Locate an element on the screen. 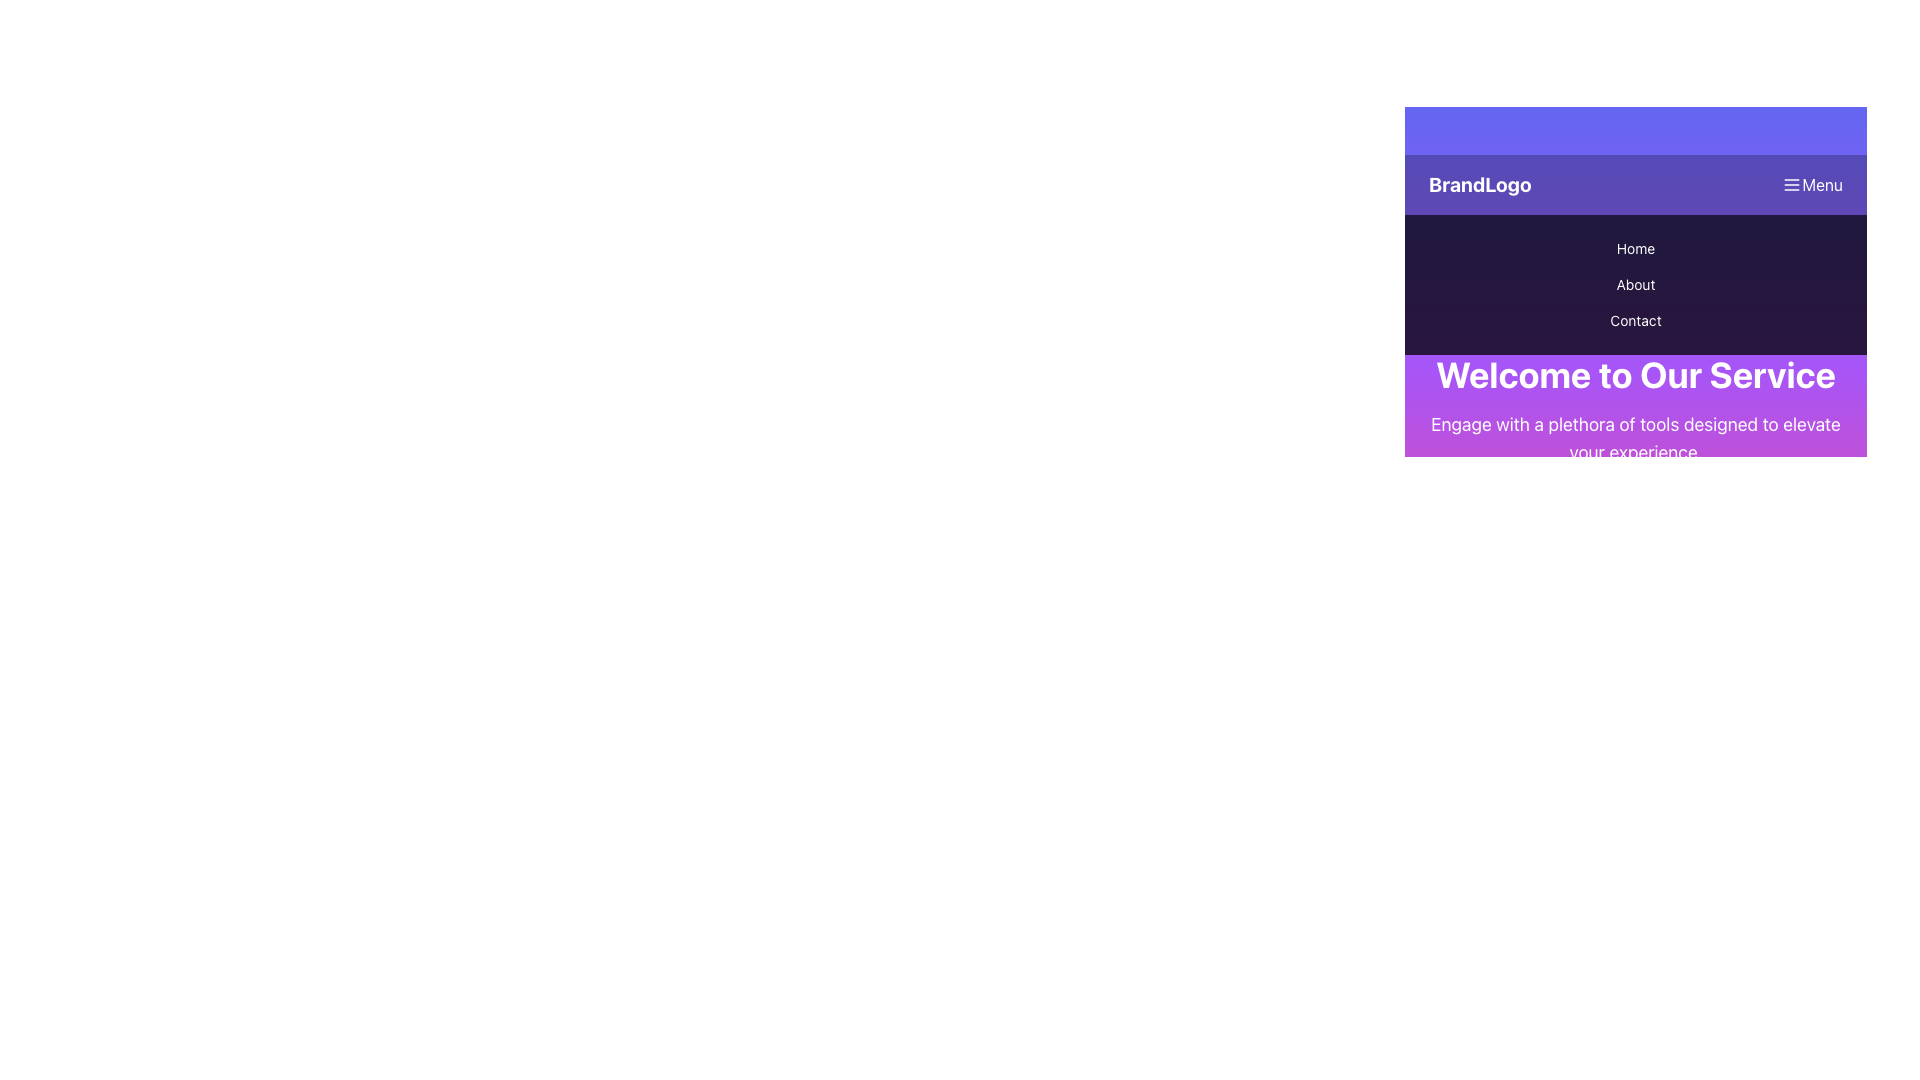  the Text Display element that shows 'Welcome to Our Service' in large, bold white font on a vibrant purple background is located at coordinates (1636, 374).